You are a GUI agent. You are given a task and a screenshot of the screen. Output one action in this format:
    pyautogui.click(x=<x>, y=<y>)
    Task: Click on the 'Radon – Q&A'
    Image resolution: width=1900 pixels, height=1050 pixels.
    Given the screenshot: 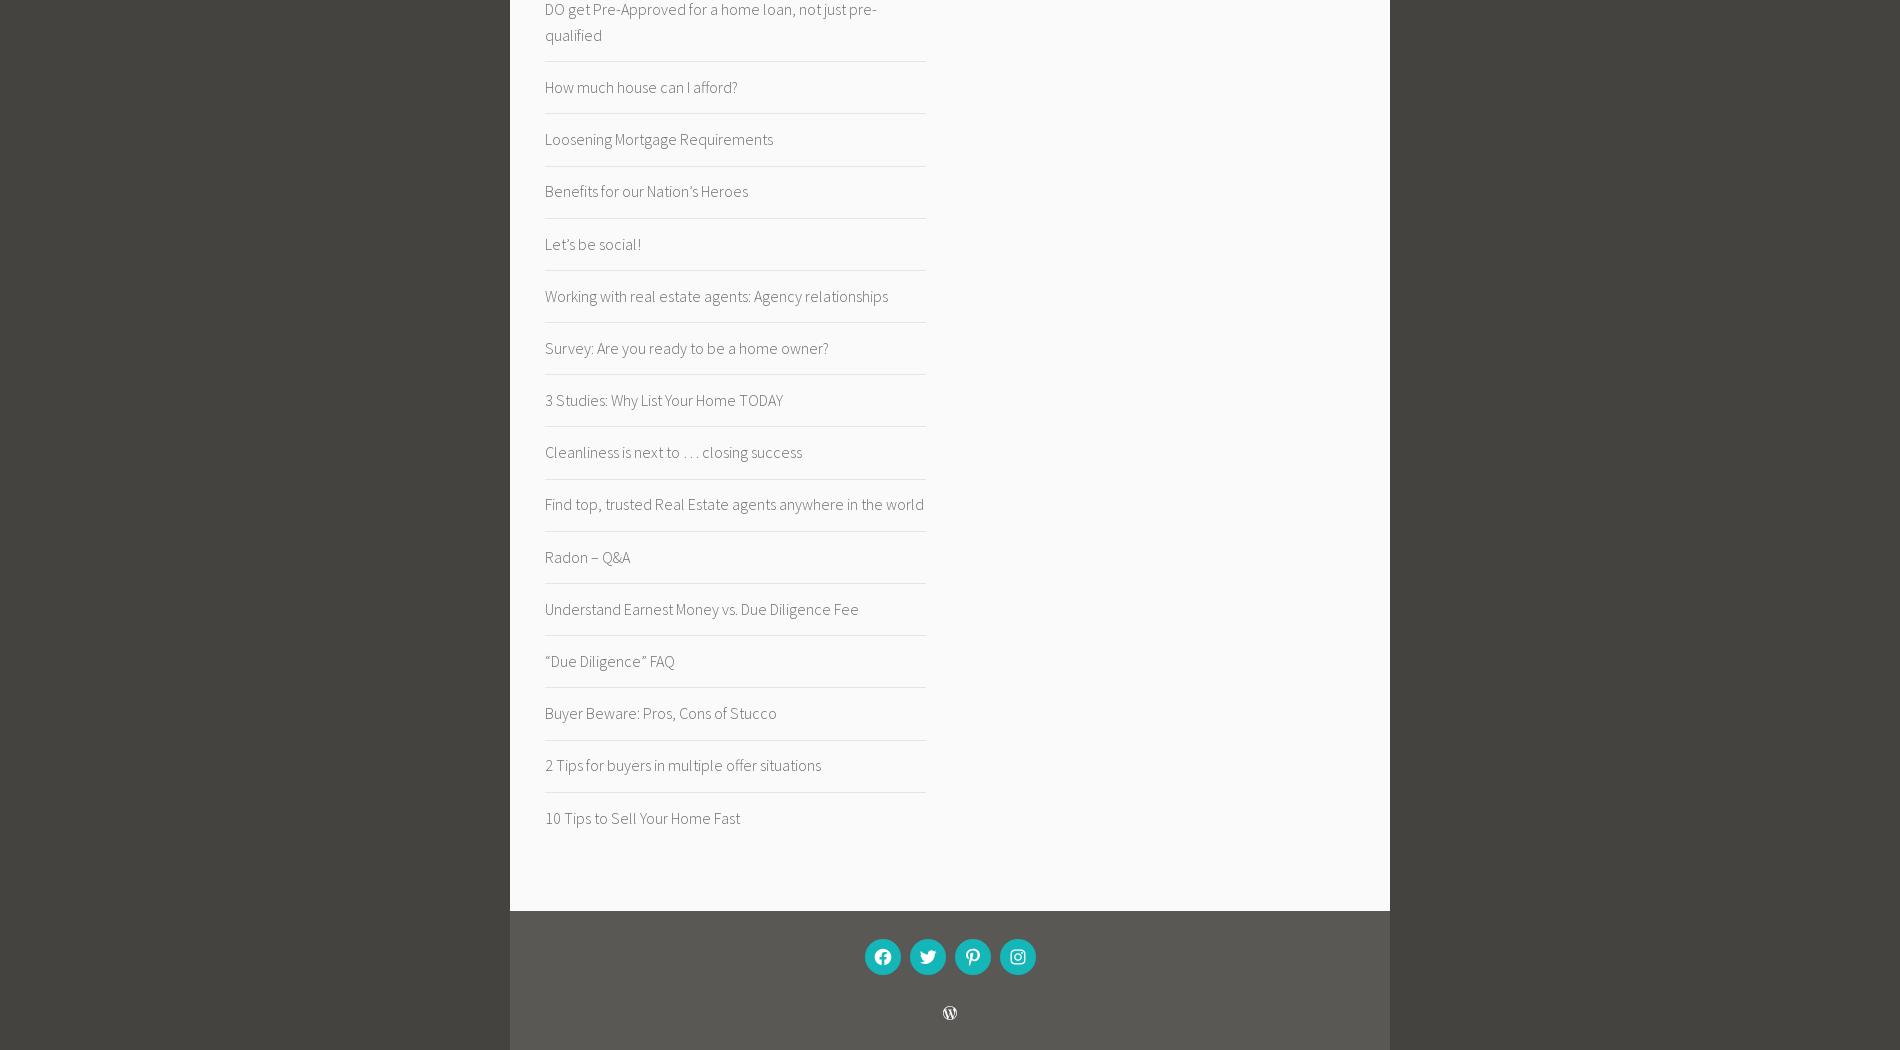 What is the action you would take?
    pyautogui.click(x=587, y=555)
    